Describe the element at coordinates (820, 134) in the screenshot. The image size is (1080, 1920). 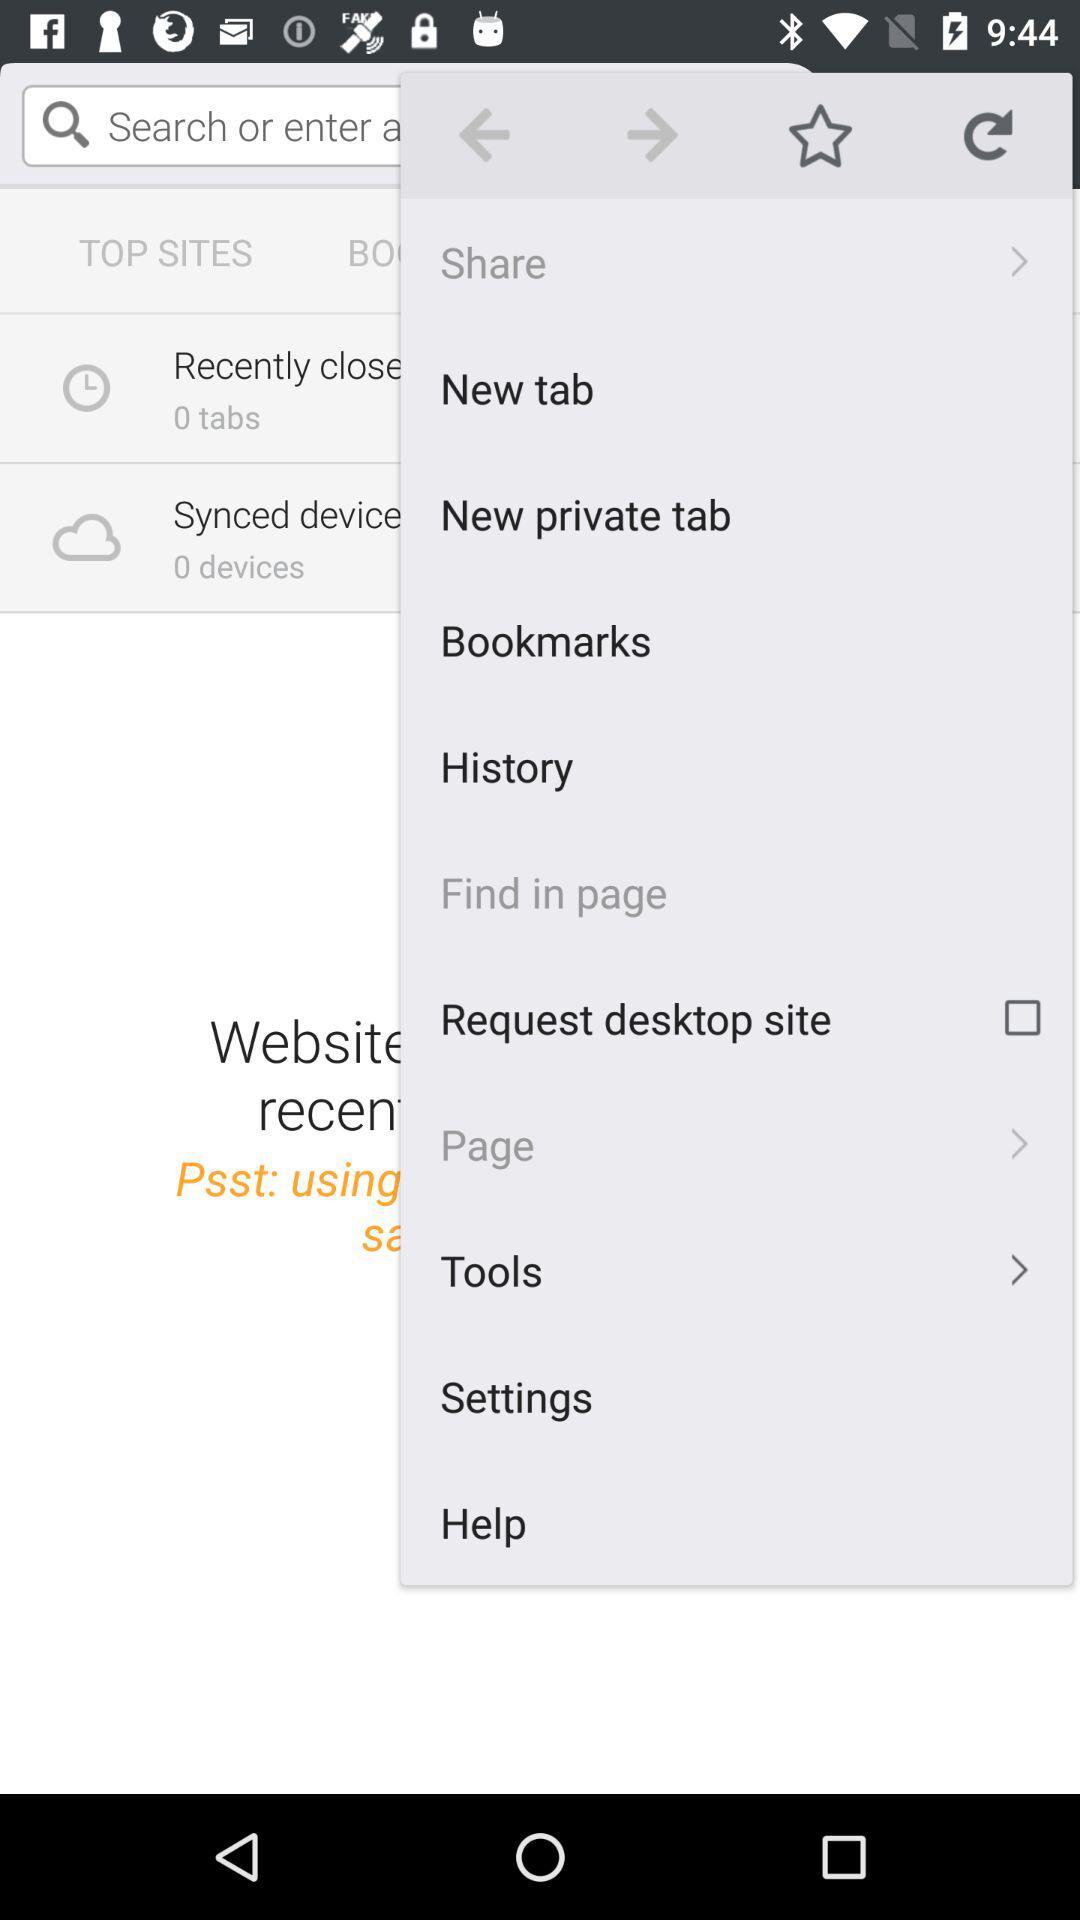
I see `icon above the share` at that location.